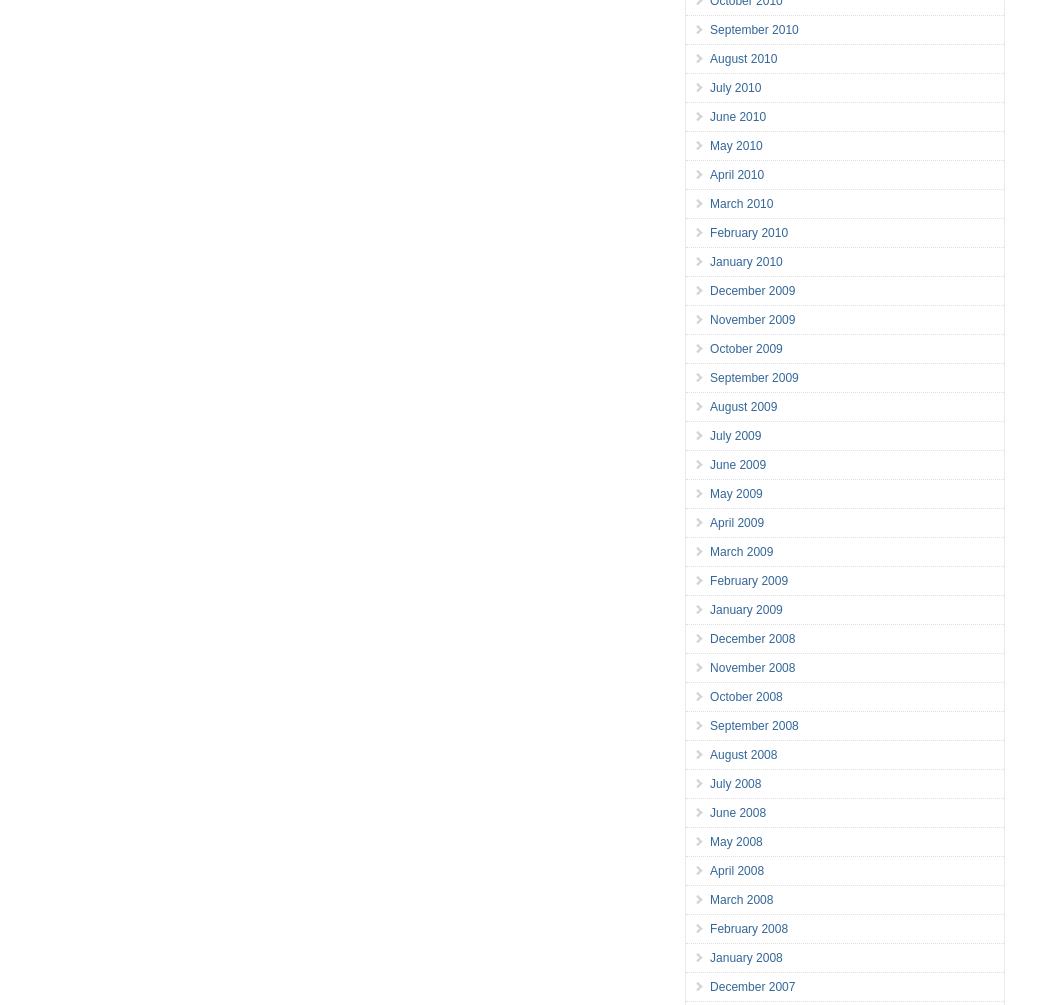 This screenshot has width=1050, height=1005. What do you see at coordinates (752, 318) in the screenshot?
I see `'November 2009'` at bounding box center [752, 318].